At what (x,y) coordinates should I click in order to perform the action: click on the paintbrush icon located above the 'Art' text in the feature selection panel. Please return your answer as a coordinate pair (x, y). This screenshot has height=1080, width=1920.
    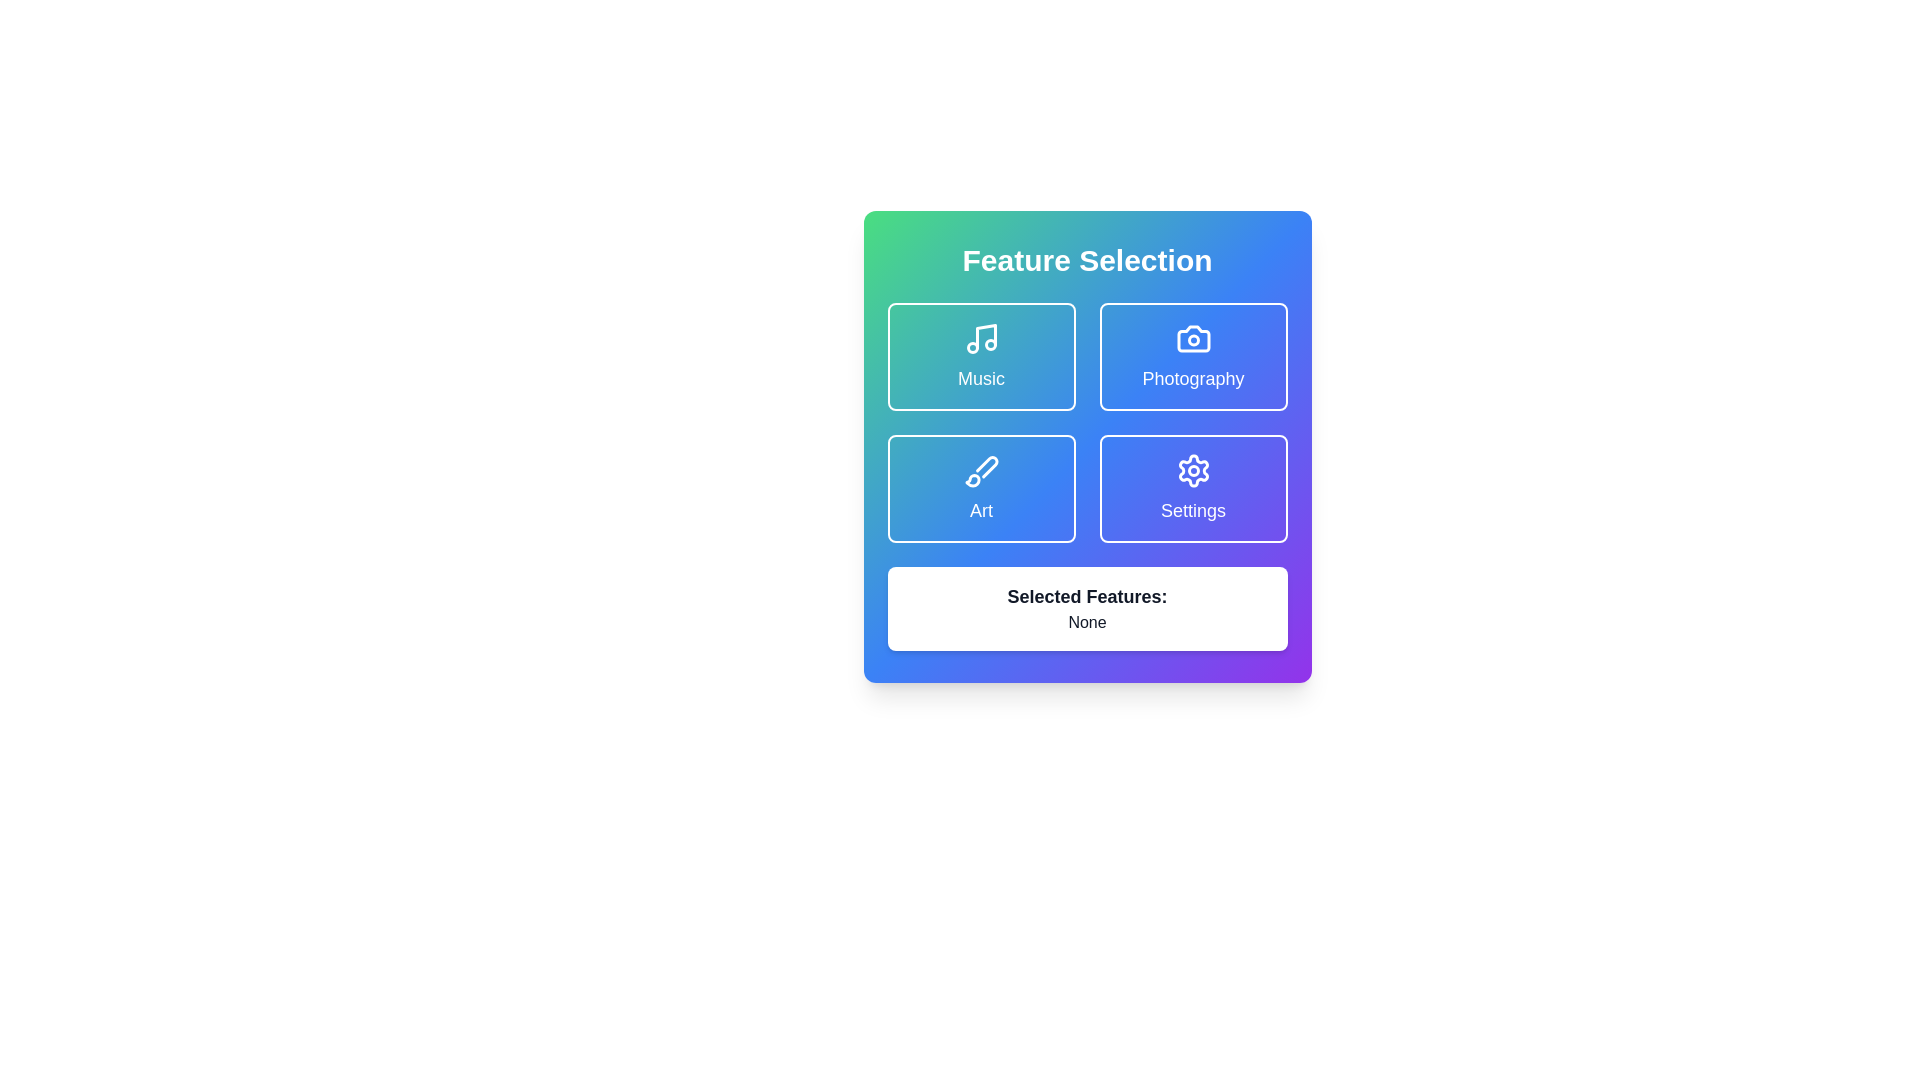
    Looking at the image, I should click on (981, 470).